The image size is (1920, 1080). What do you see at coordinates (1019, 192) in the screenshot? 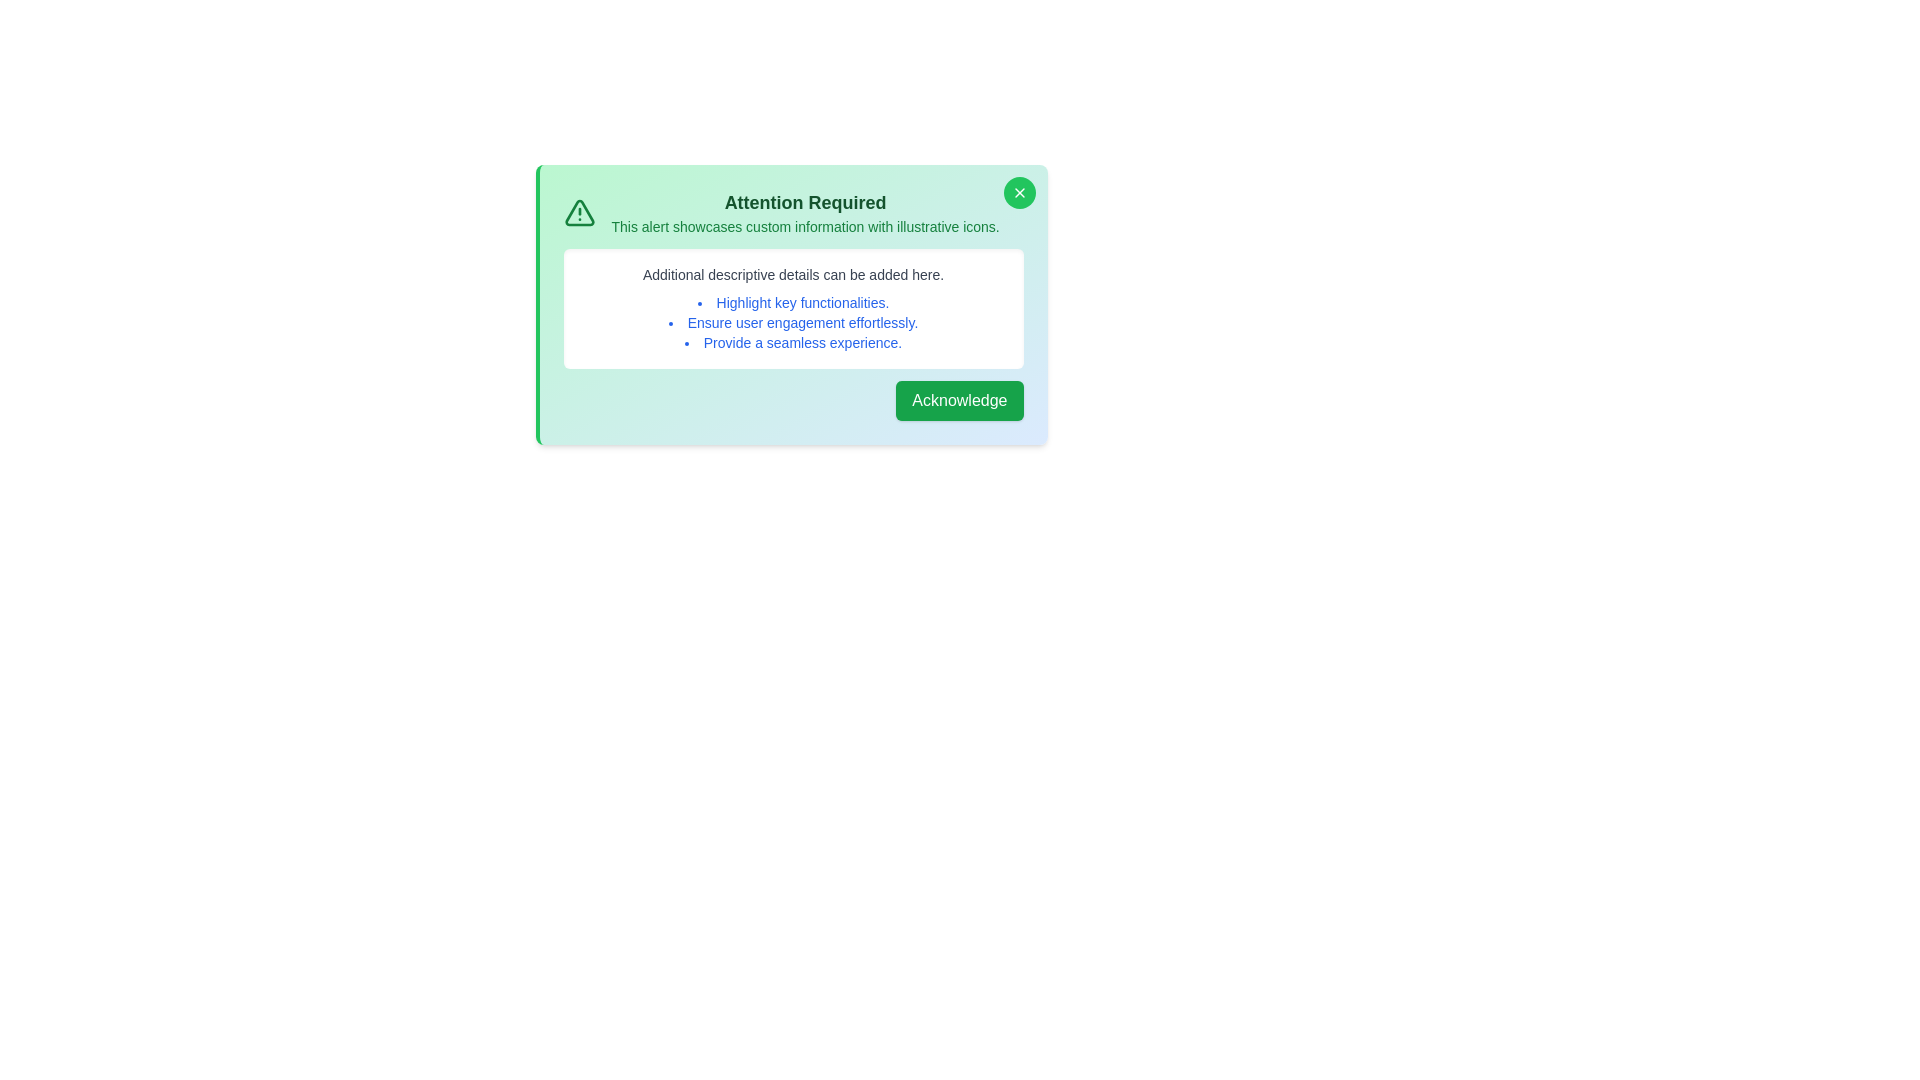
I see `the 'X' button to close the alert` at bounding box center [1019, 192].